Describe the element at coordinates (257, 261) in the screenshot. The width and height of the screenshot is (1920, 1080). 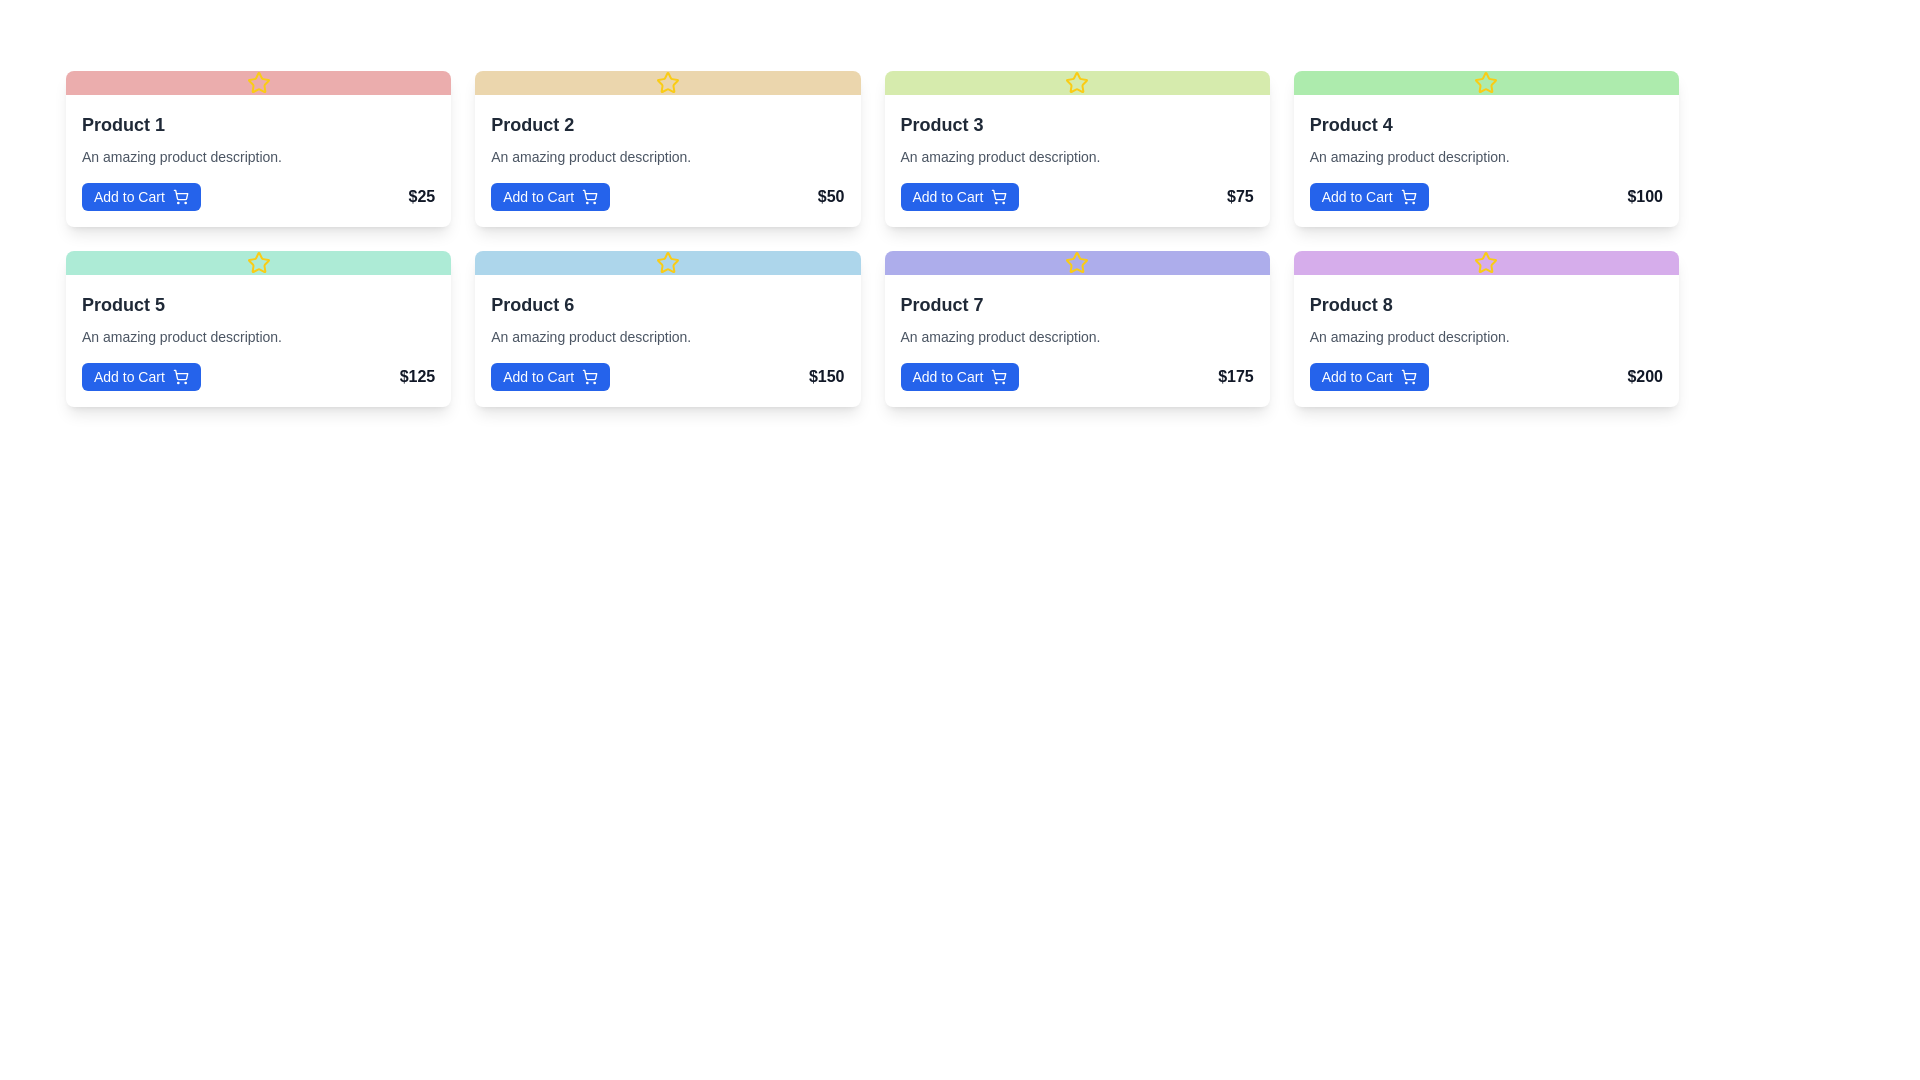
I see `the star icon with a hollow center outlined in bright yellow, located at the top-center of the 'Product 5' card within a green background header` at that location.